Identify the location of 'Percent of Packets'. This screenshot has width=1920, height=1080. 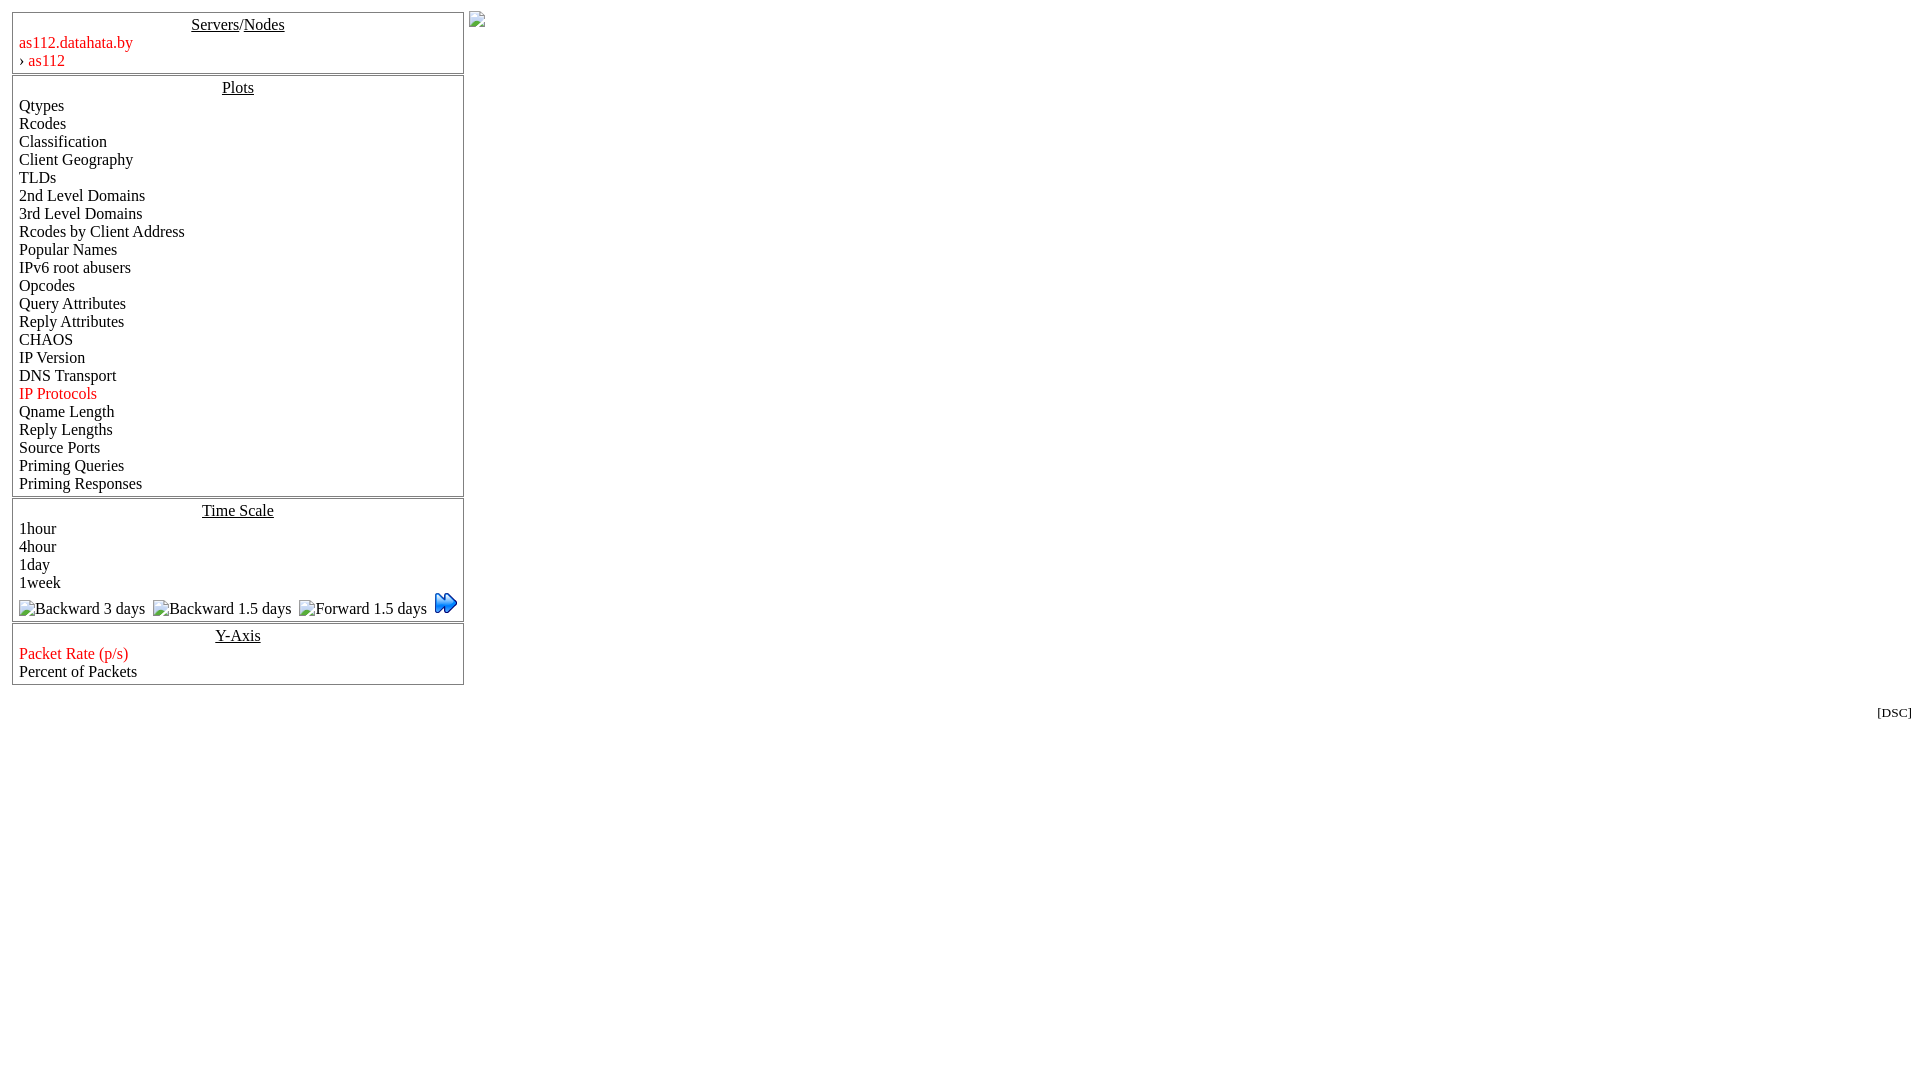
(77, 671).